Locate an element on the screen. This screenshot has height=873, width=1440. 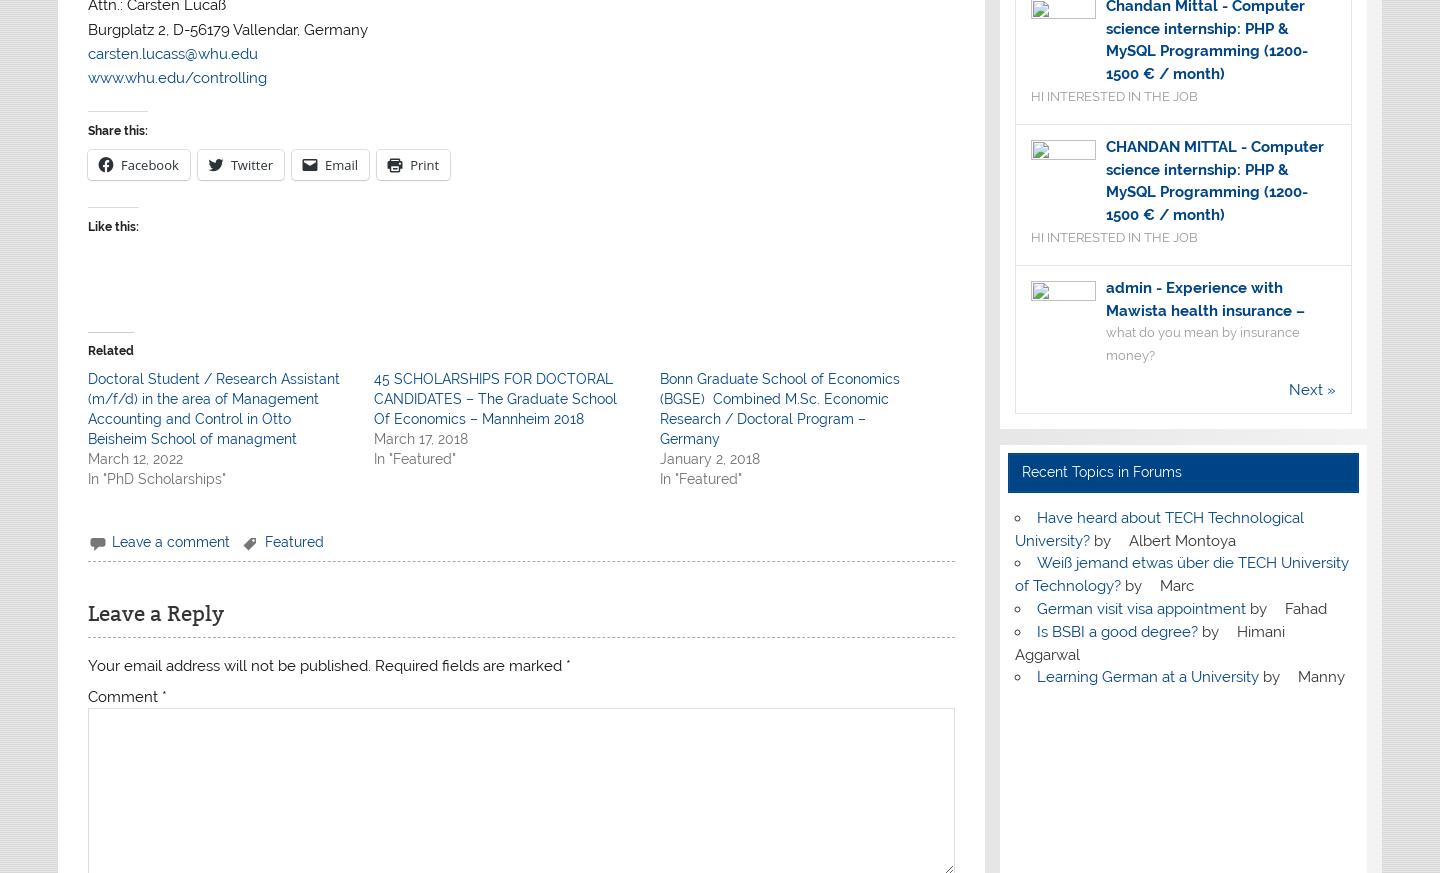
'Burgplatz 2, D-56179 Vallendar, Germany' is located at coordinates (226, 27).